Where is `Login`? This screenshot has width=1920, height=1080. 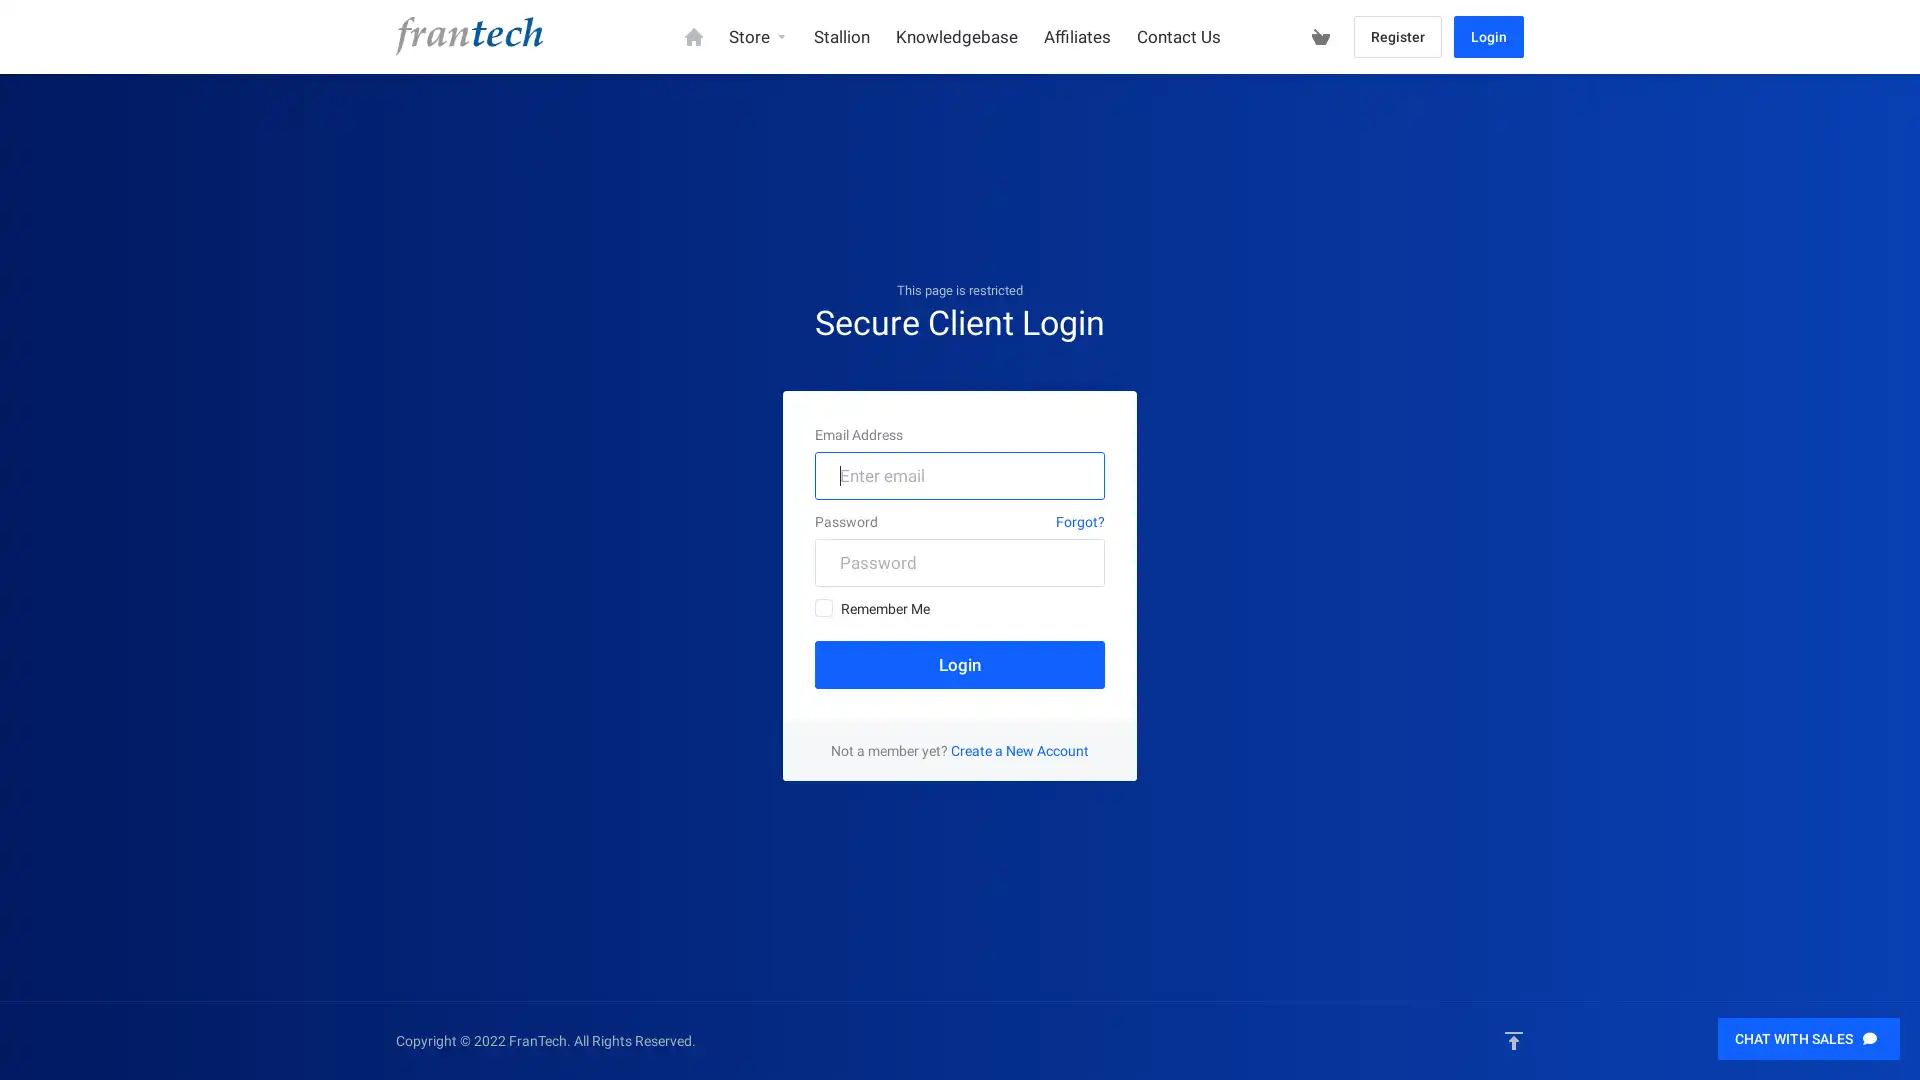 Login is located at coordinates (960, 663).